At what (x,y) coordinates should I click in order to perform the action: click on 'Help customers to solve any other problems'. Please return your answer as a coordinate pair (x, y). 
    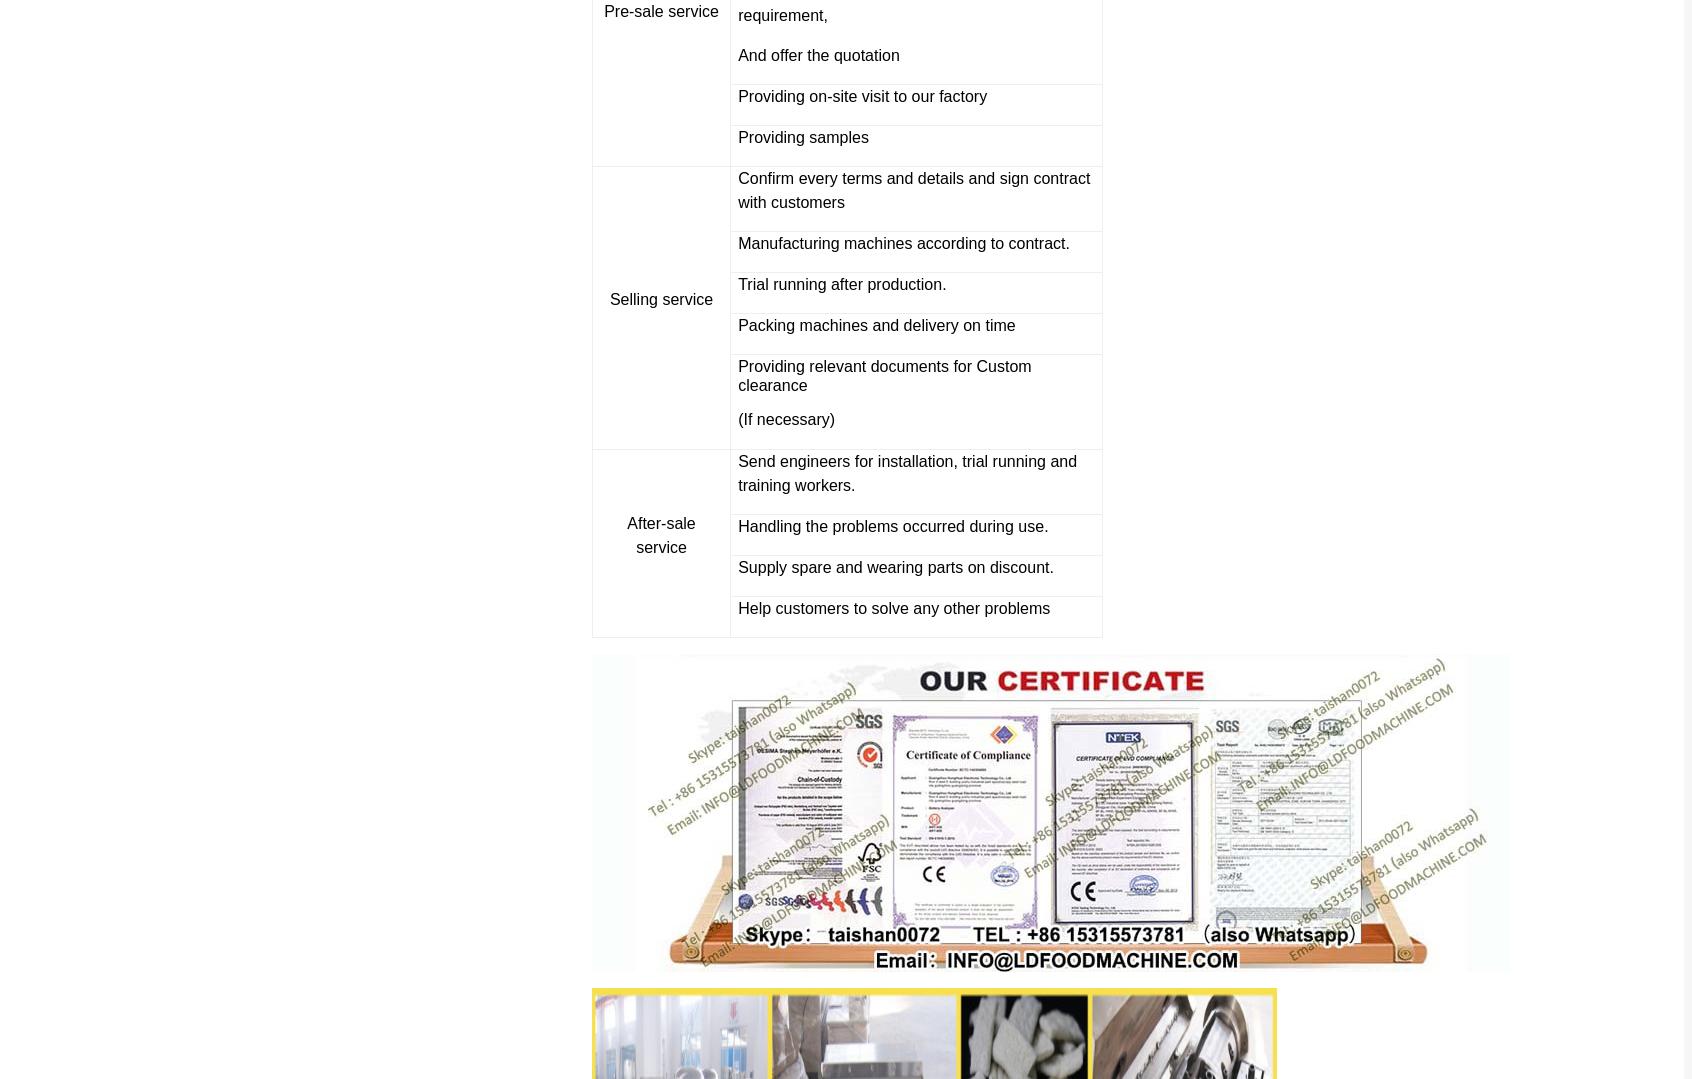
    Looking at the image, I should click on (893, 608).